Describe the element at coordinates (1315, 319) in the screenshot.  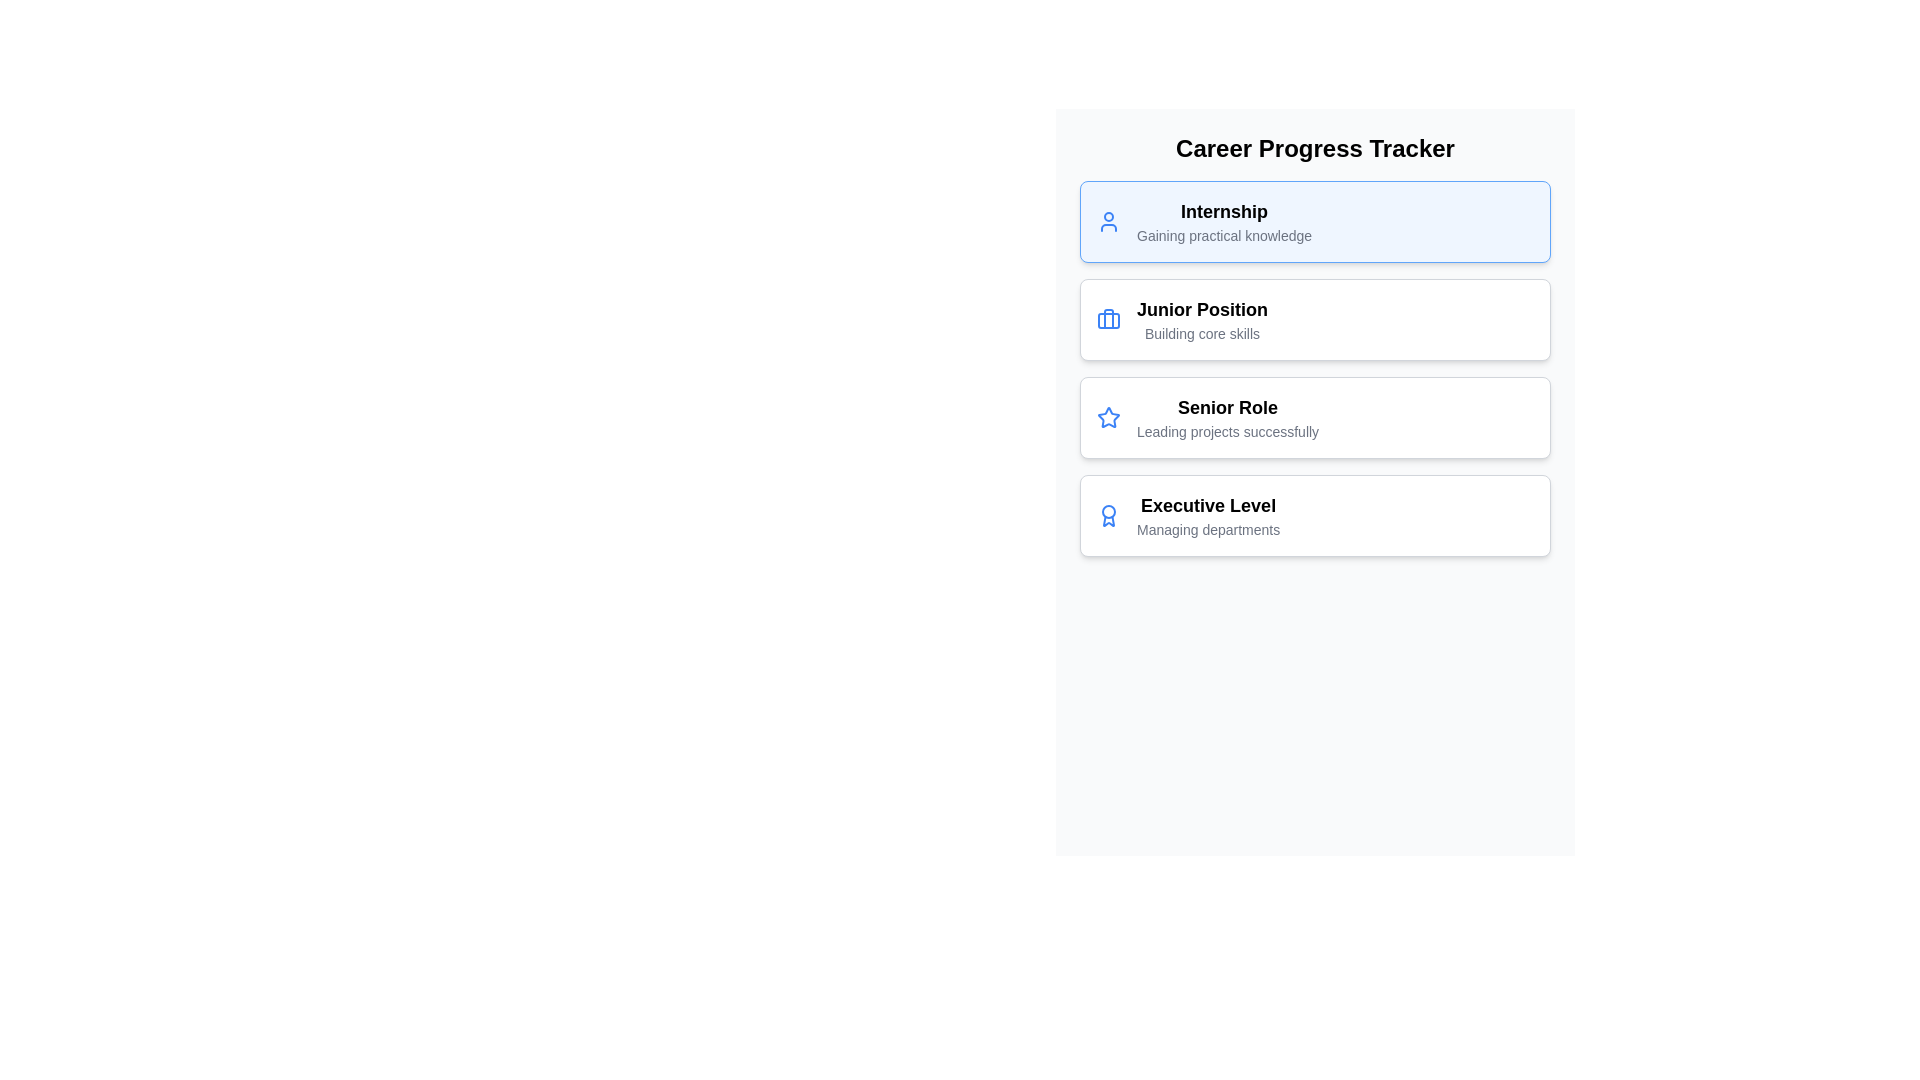
I see `the informational card for the 'Junior Position' stage in the career progress interface` at that location.